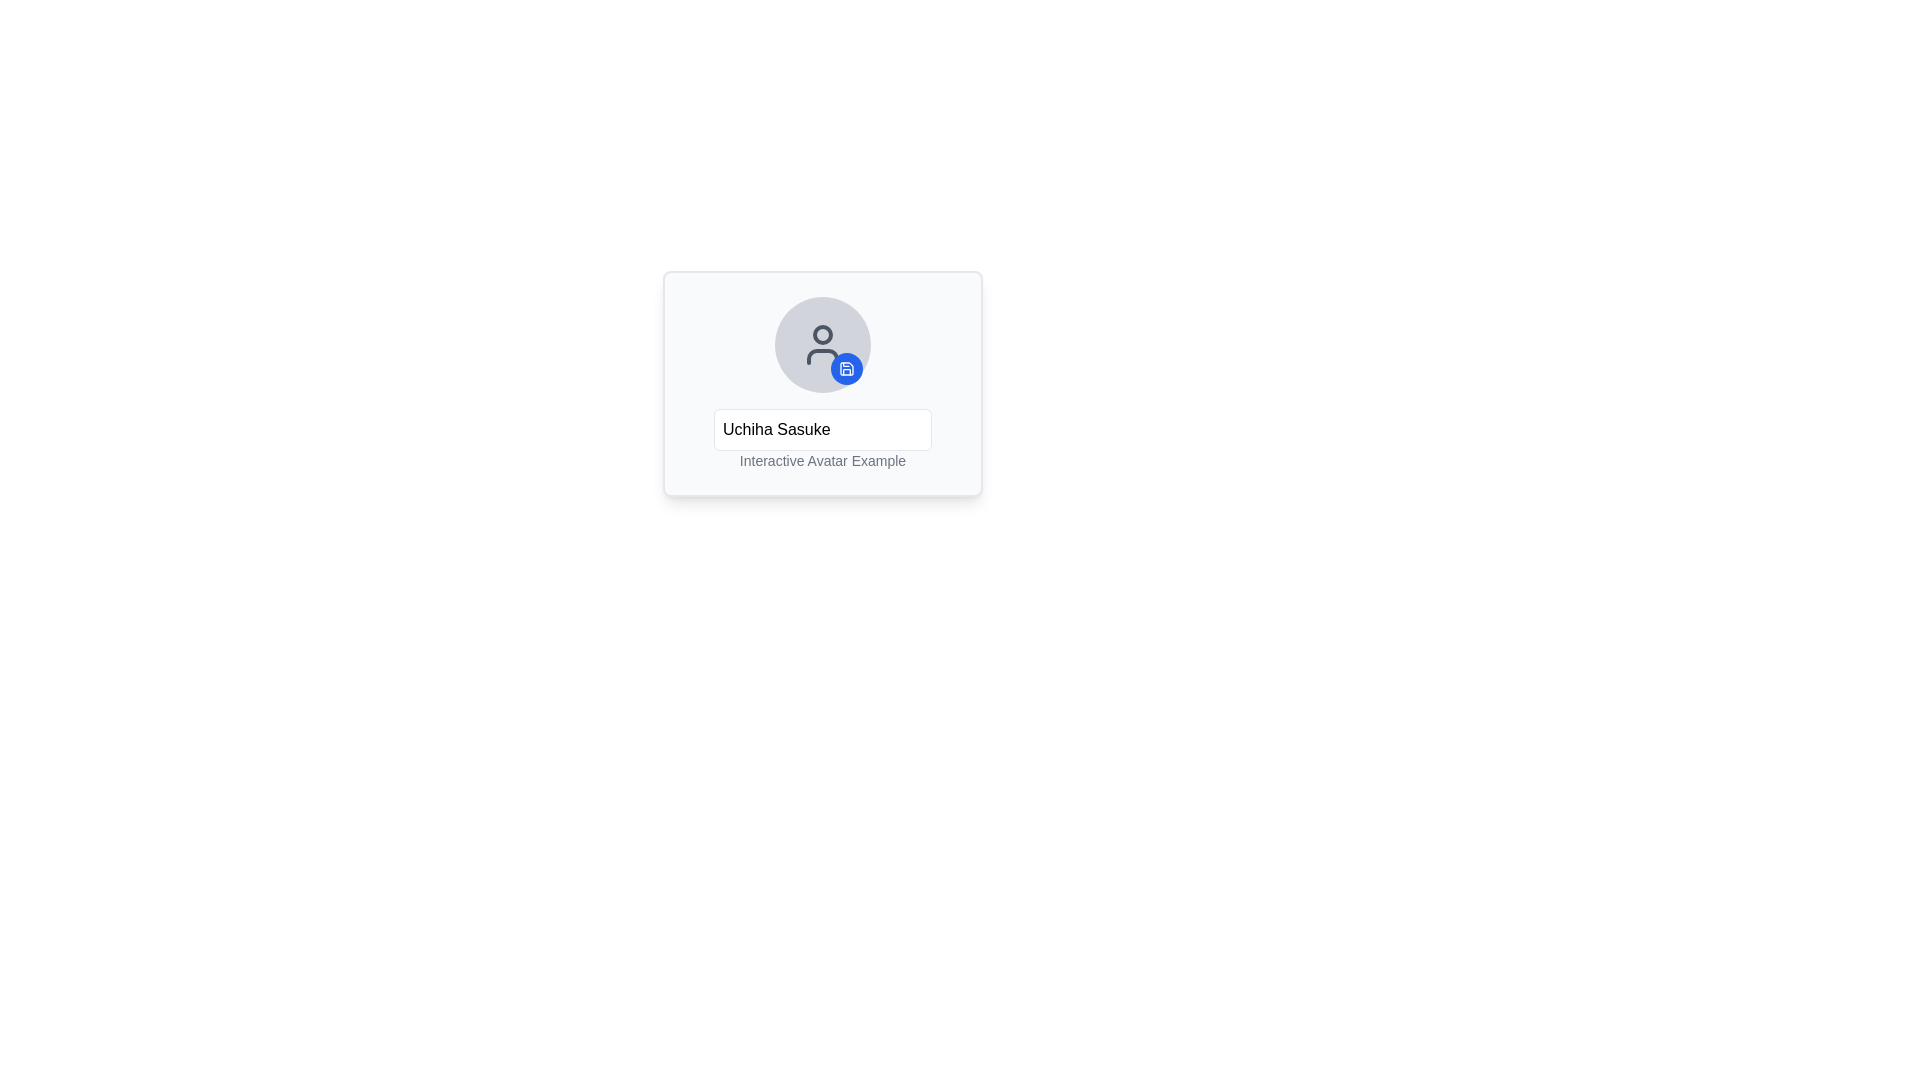  Describe the element at coordinates (846, 369) in the screenshot. I see `the save button located at the bottom-right corner of the avatar image` at that location.